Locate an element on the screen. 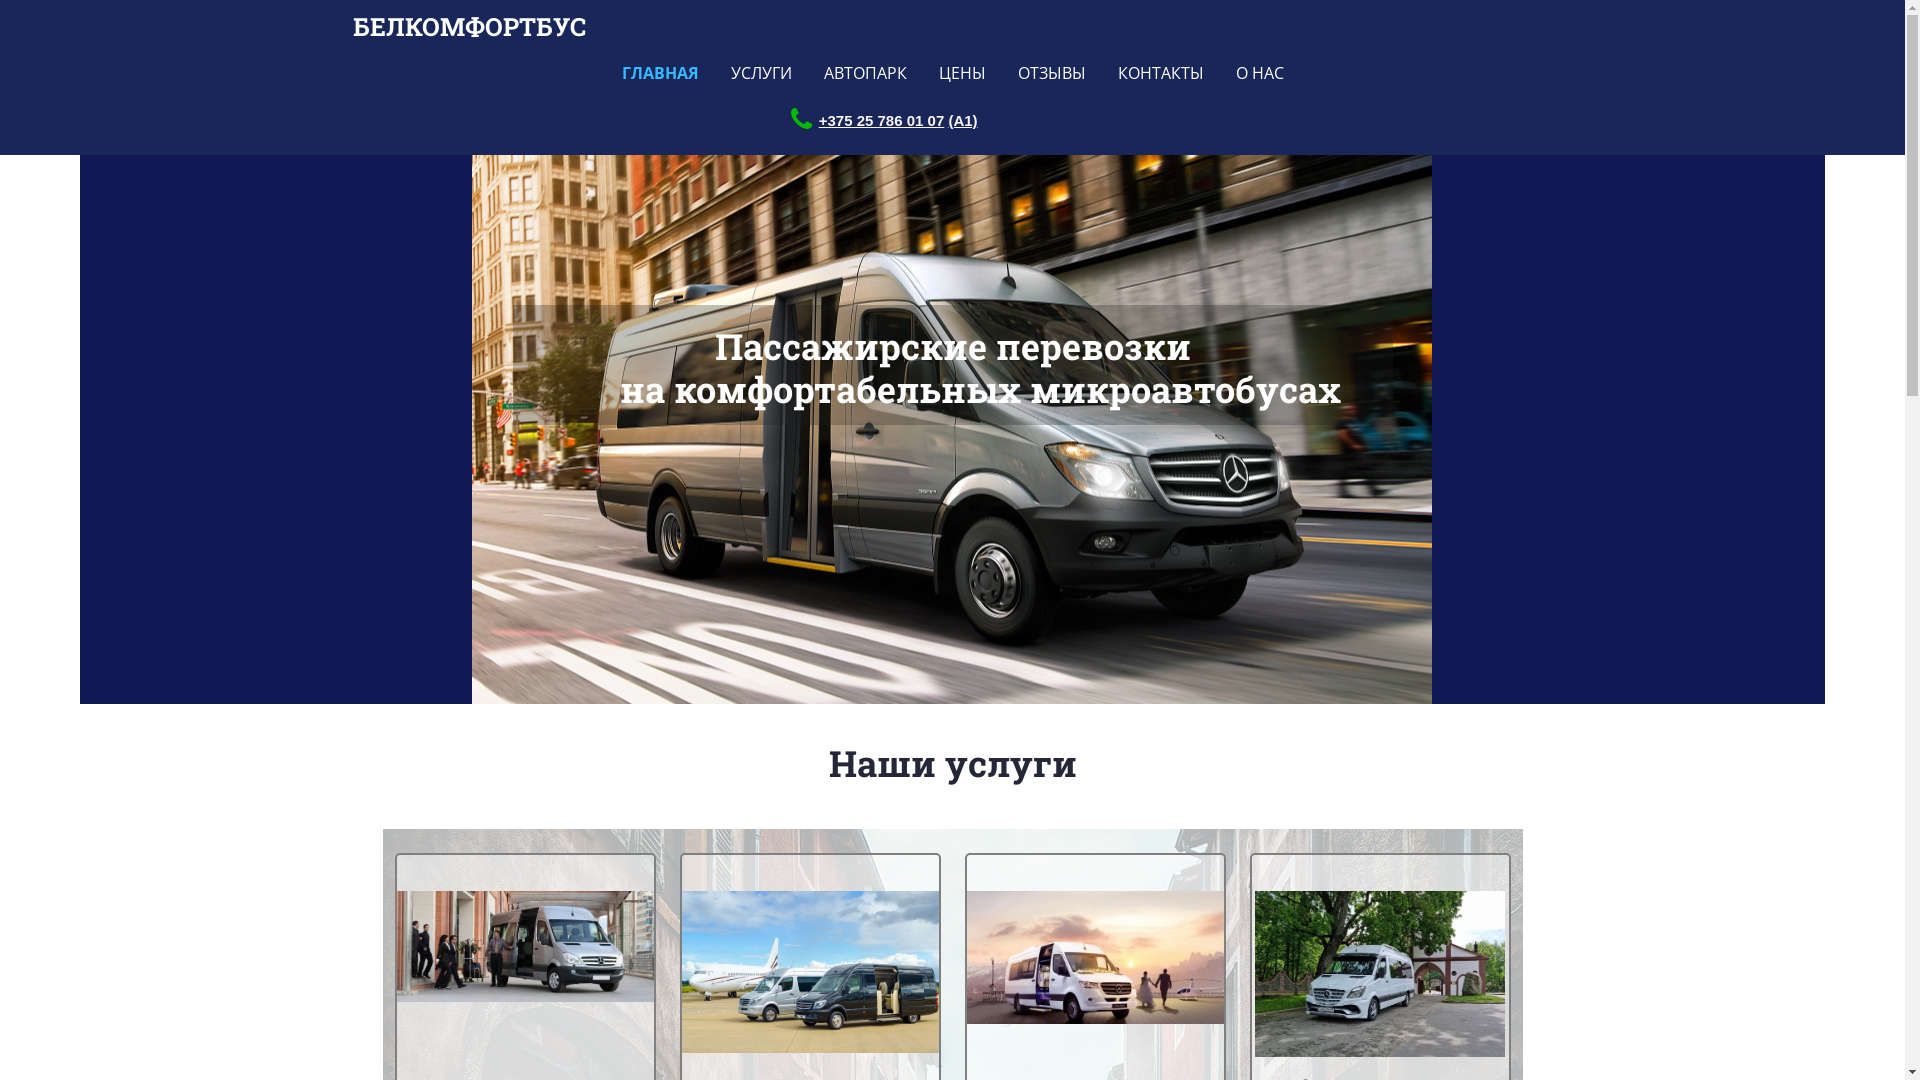 The height and width of the screenshot is (1080, 1920). '+375 25 786 01 07' is located at coordinates (819, 120).